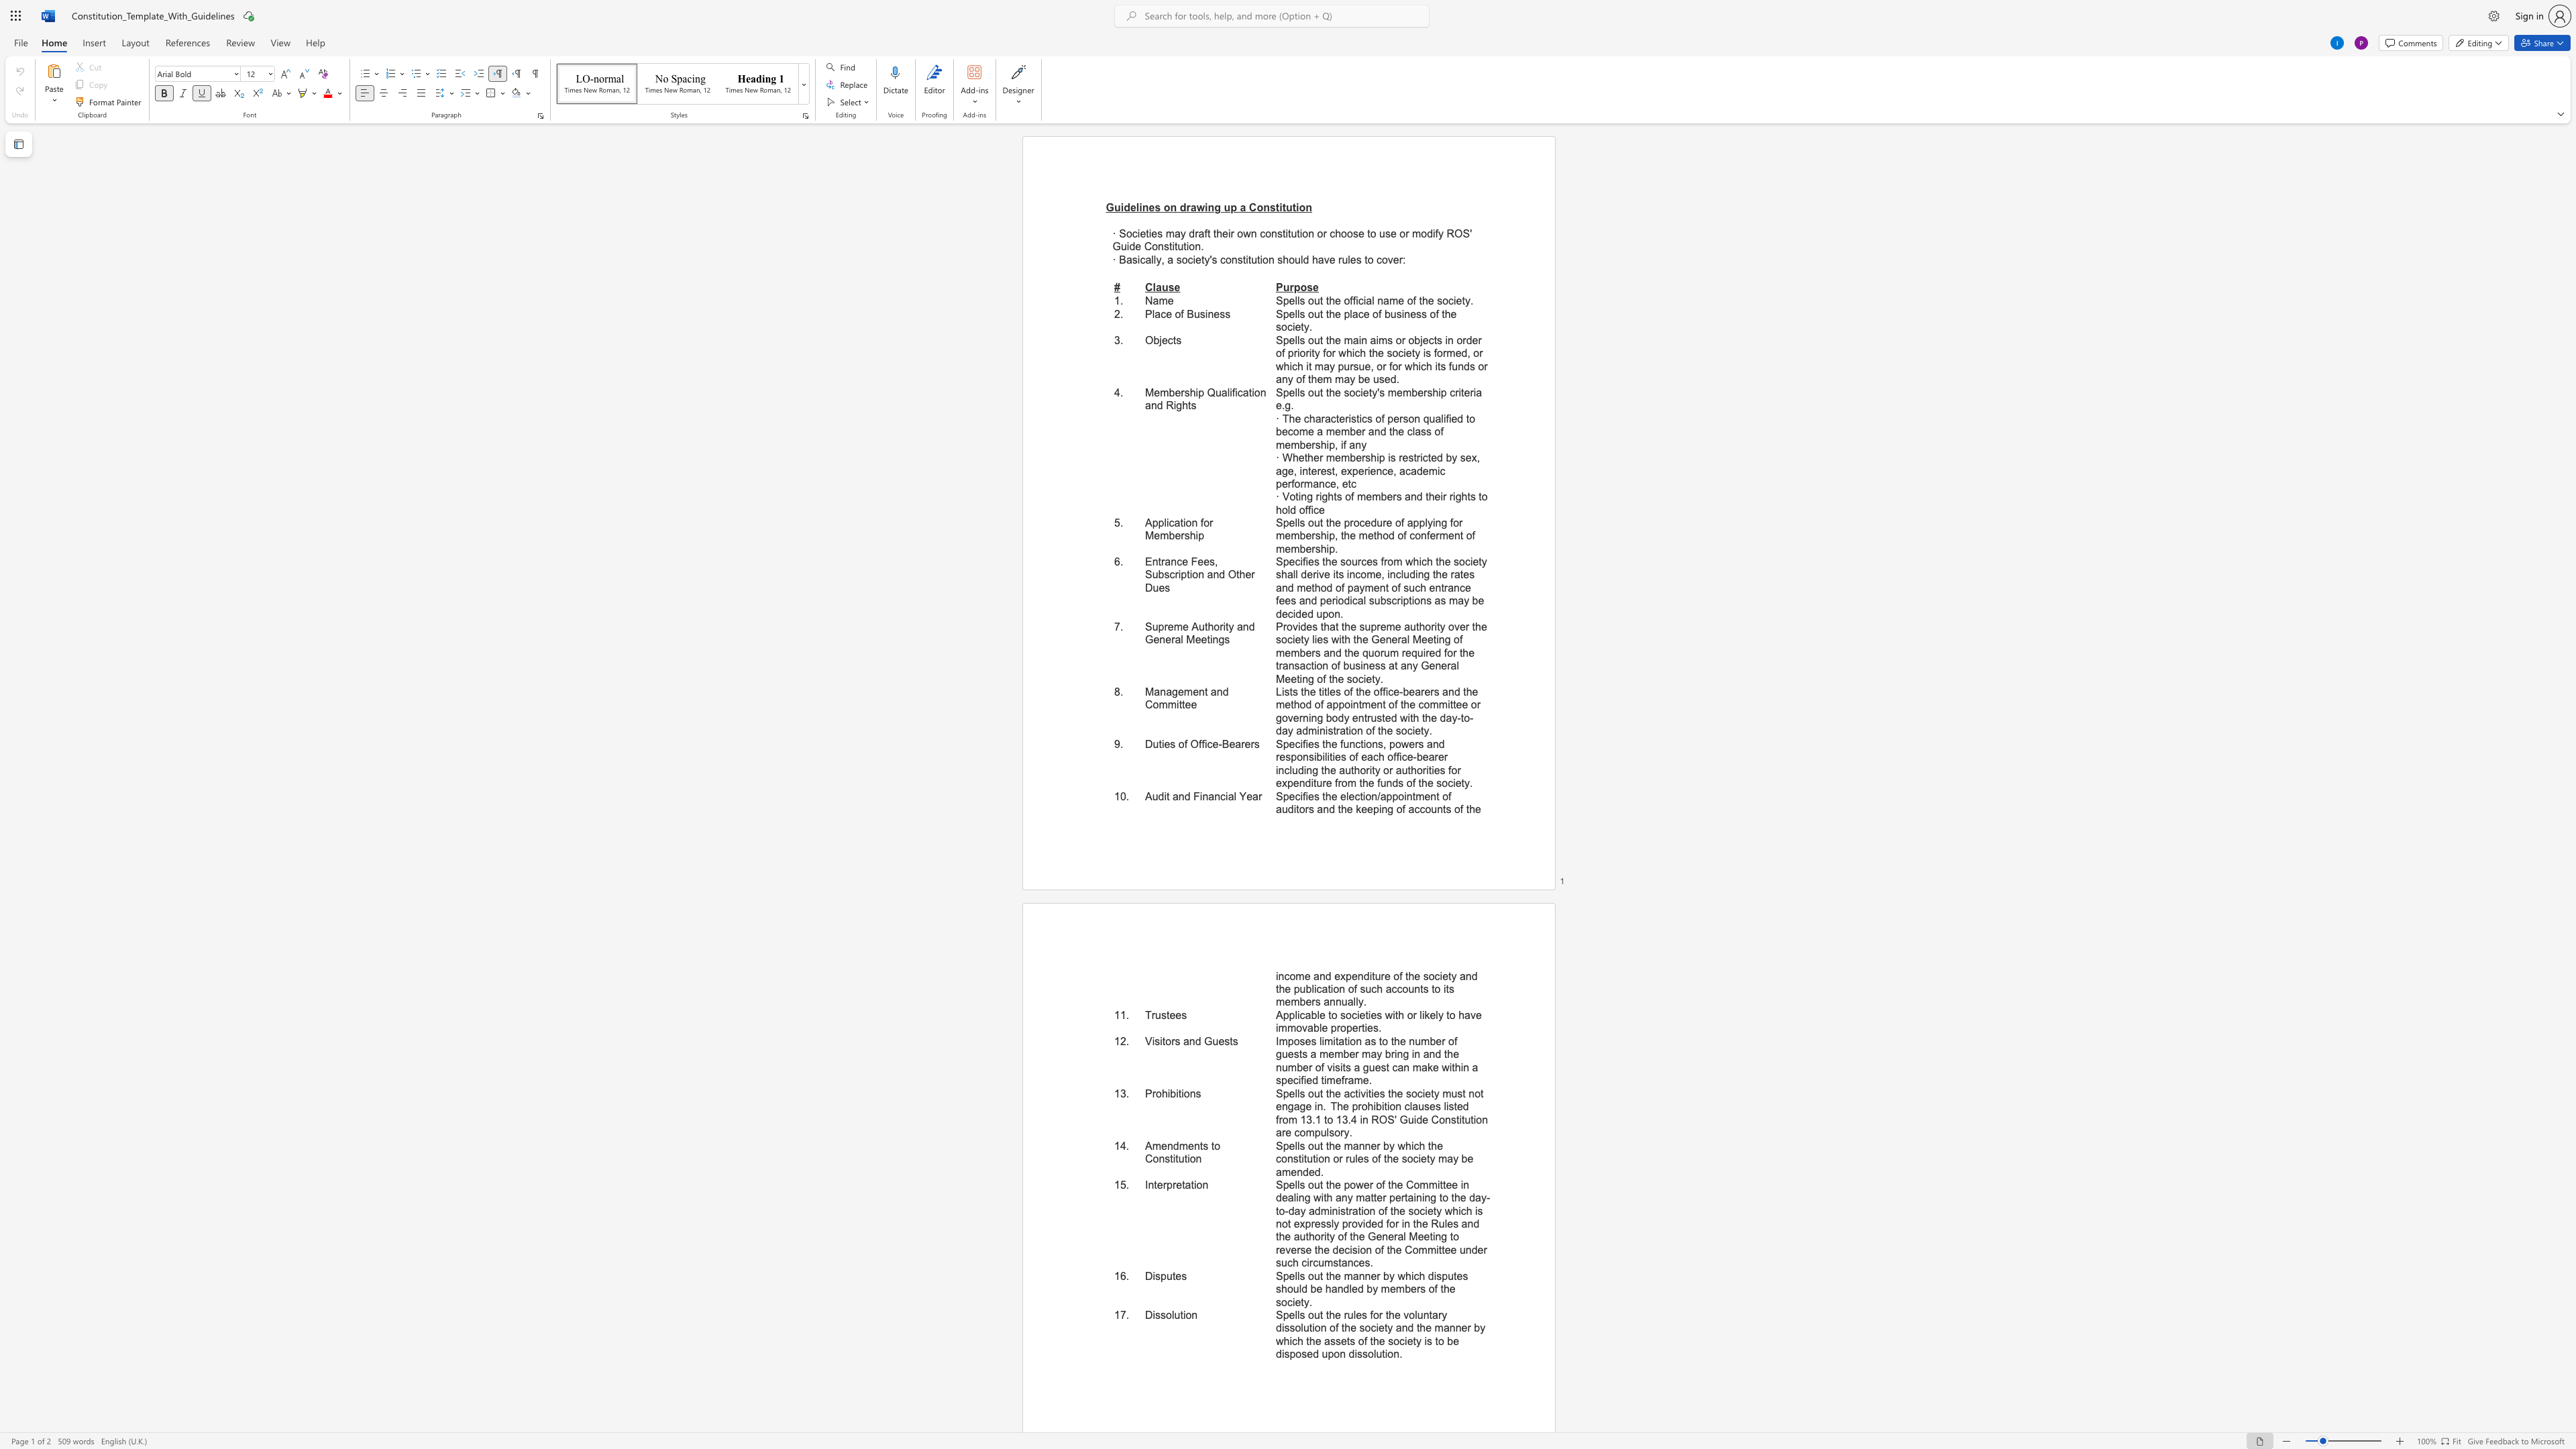 The image size is (2576, 1449). Describe the element at coordinates (1430, 1040) in the screenshot. I see `the subset text "ber" within the text "Imposes limitation as to the number of guests a member may bring in and the number of visits a guest can make within a specified timeframe."` at that location.